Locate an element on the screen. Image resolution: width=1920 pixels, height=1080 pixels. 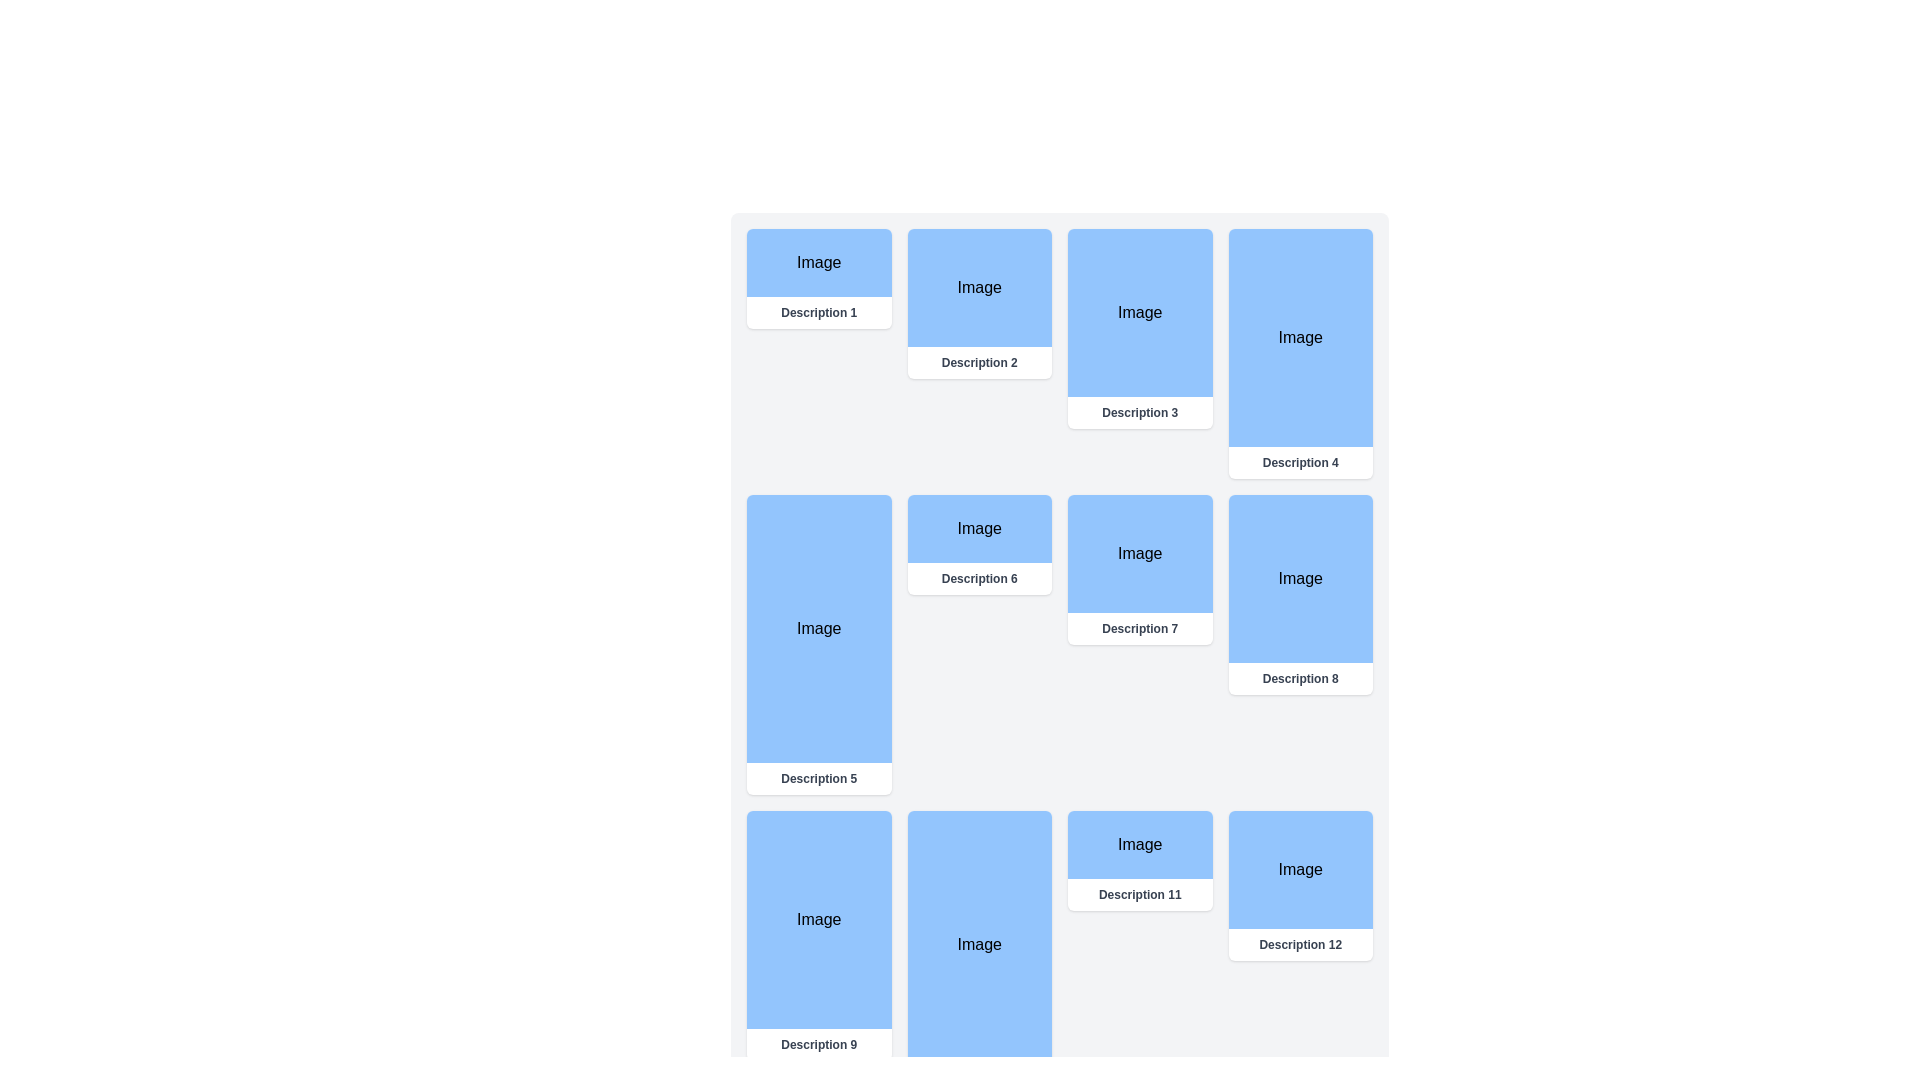
the second card in the first row of a grid, which displays an image placeholder and a description, located between 'Description 1' and 'Description 3' is located at coordinates (979, 304).